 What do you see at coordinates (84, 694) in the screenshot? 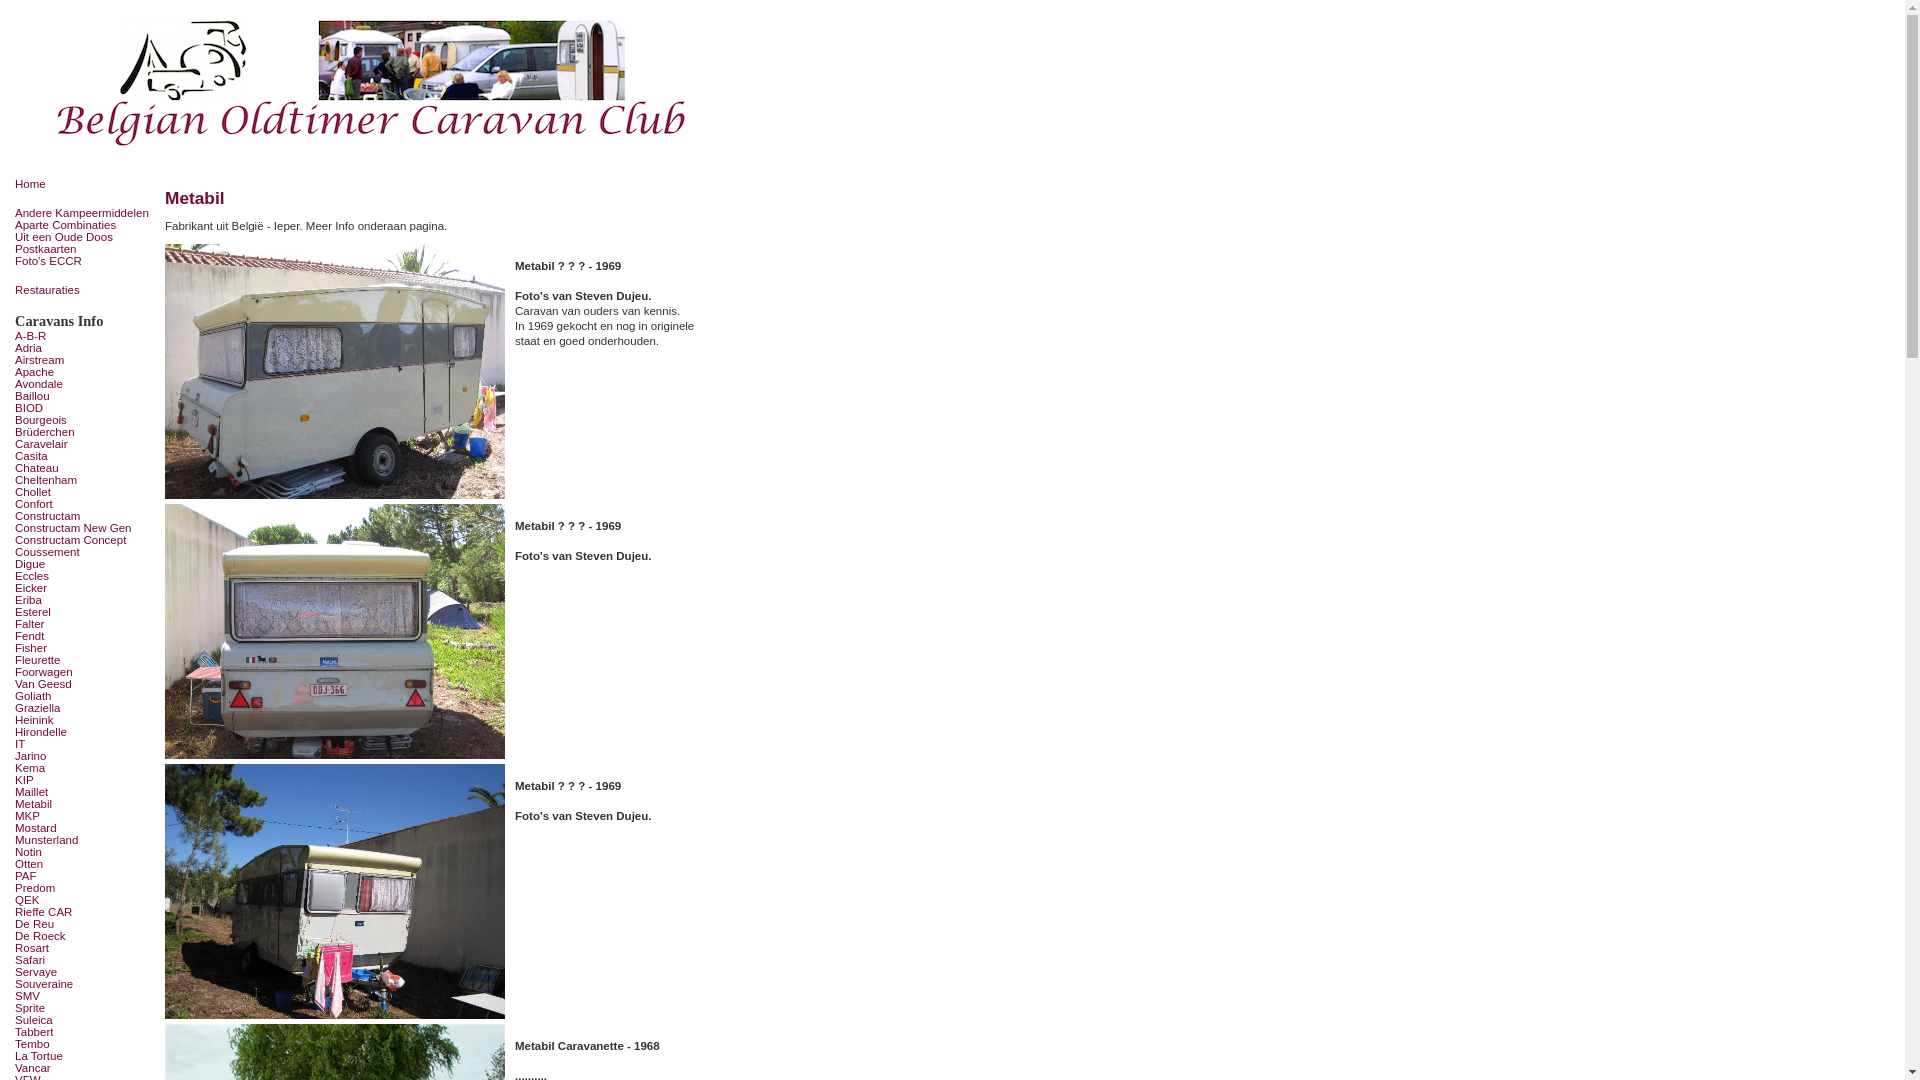
I see `'Goliath'` at bounding box center [84, 694].